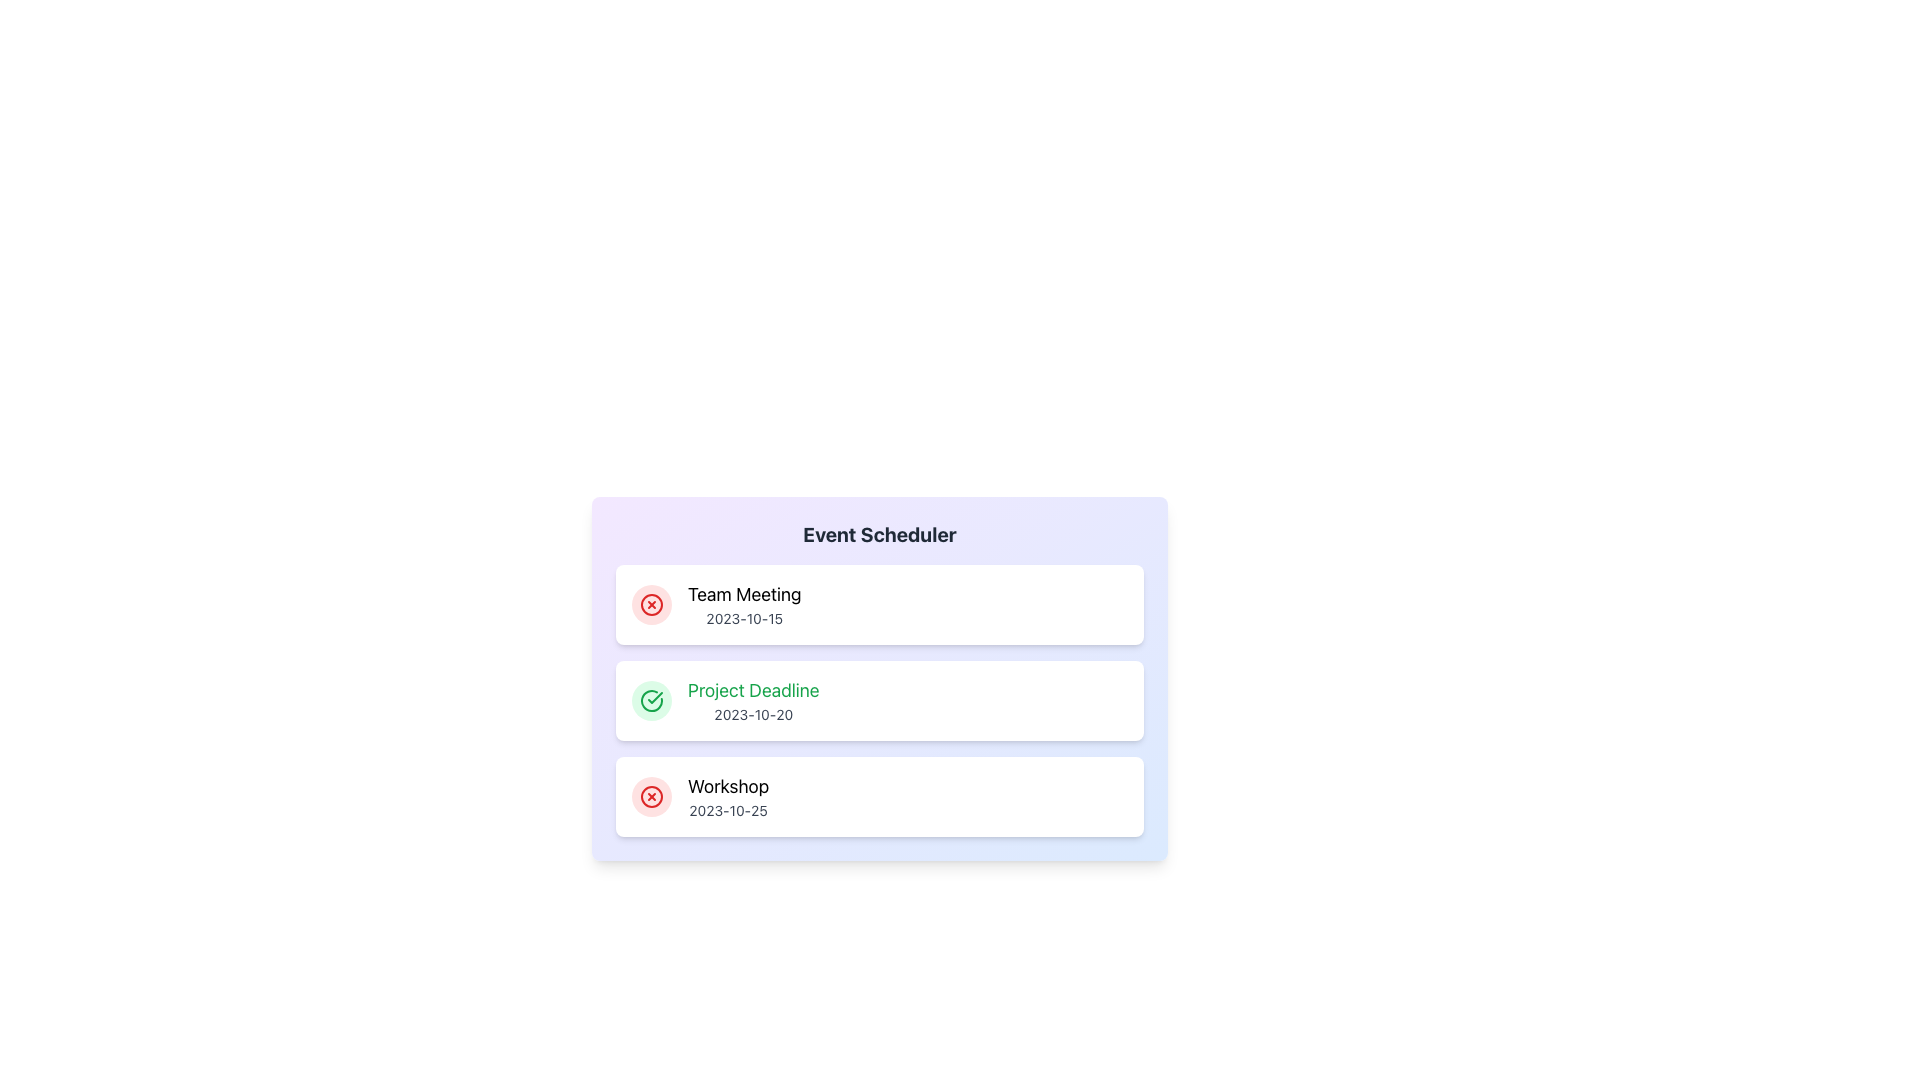 This screenshot has width=1920, height=1080. What do you see at coordinates (743, 617) in the screenshot?
I see `the Text Label that displays the scheduled date for the event, located directly below the 'Team Meeting' element in the event list` at bounding box center [743, 617].